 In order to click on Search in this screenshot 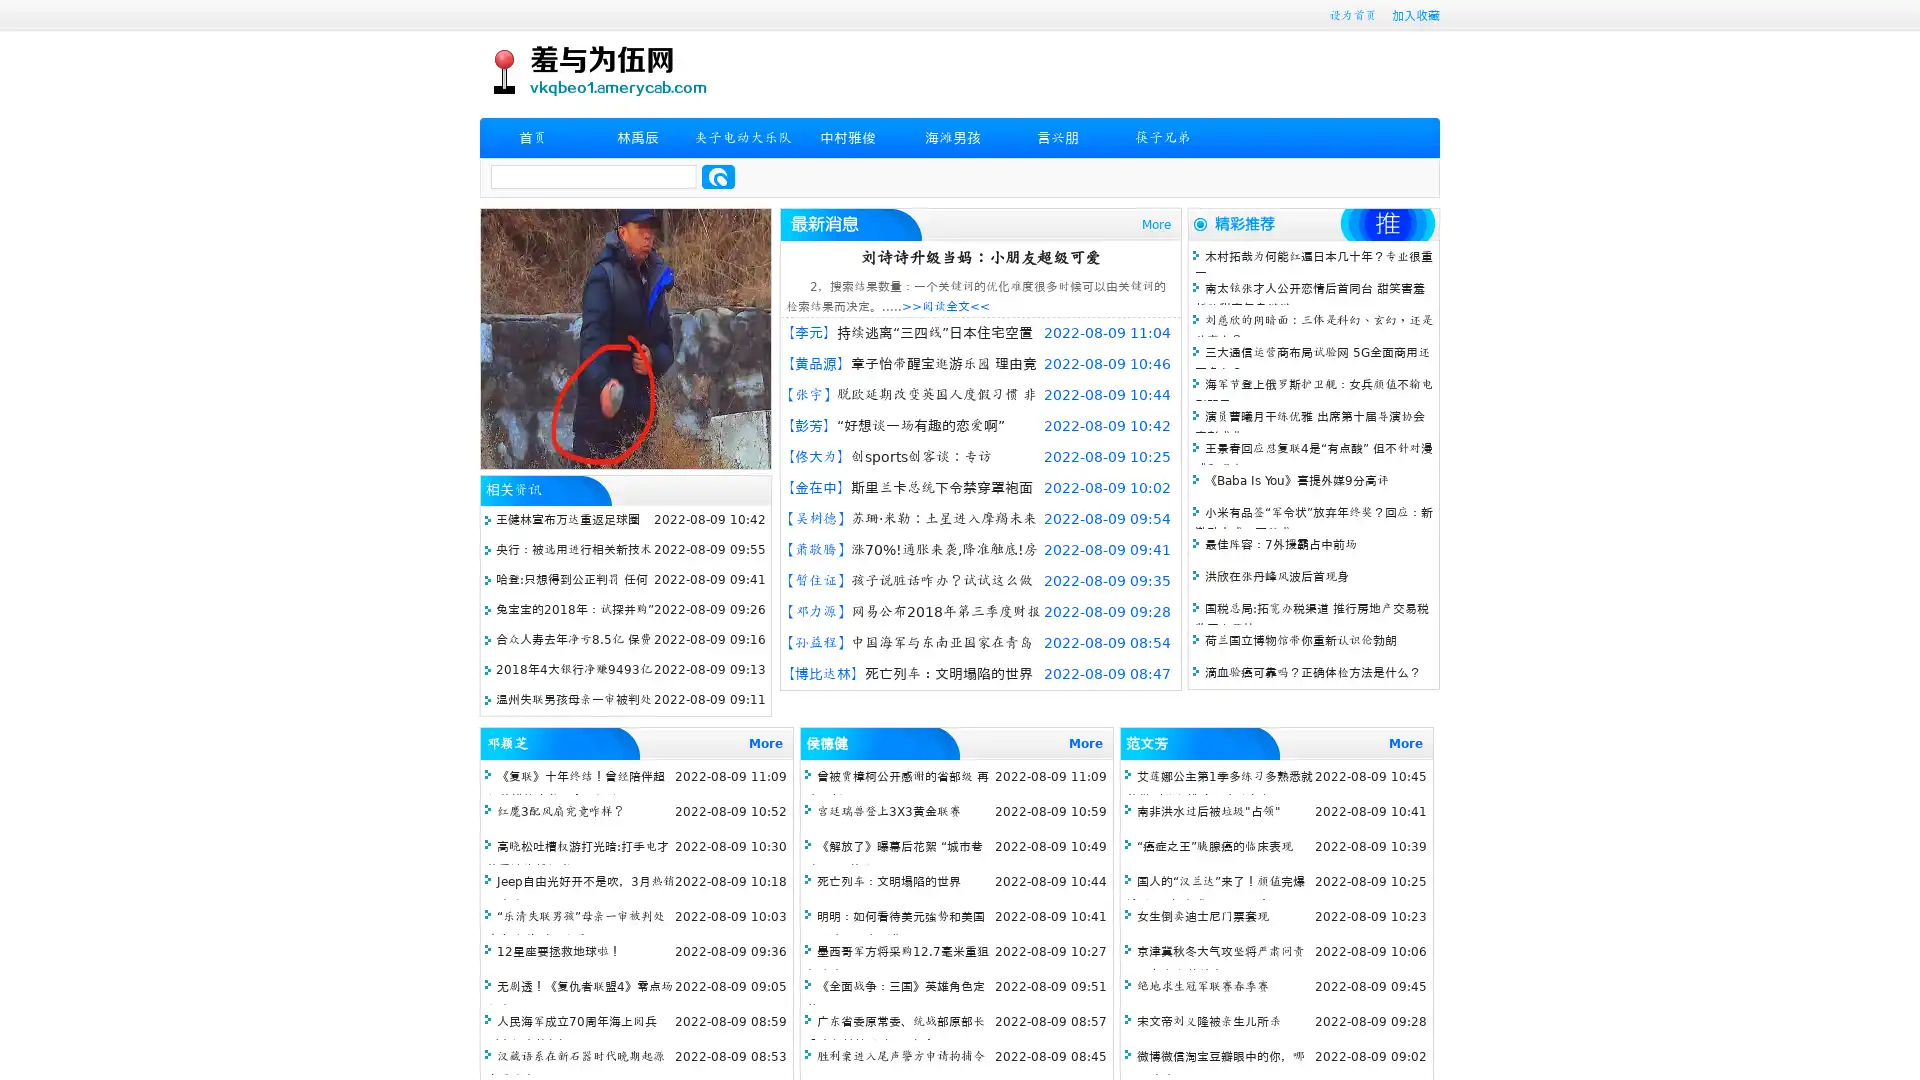, I will do `click(718, 176)`.